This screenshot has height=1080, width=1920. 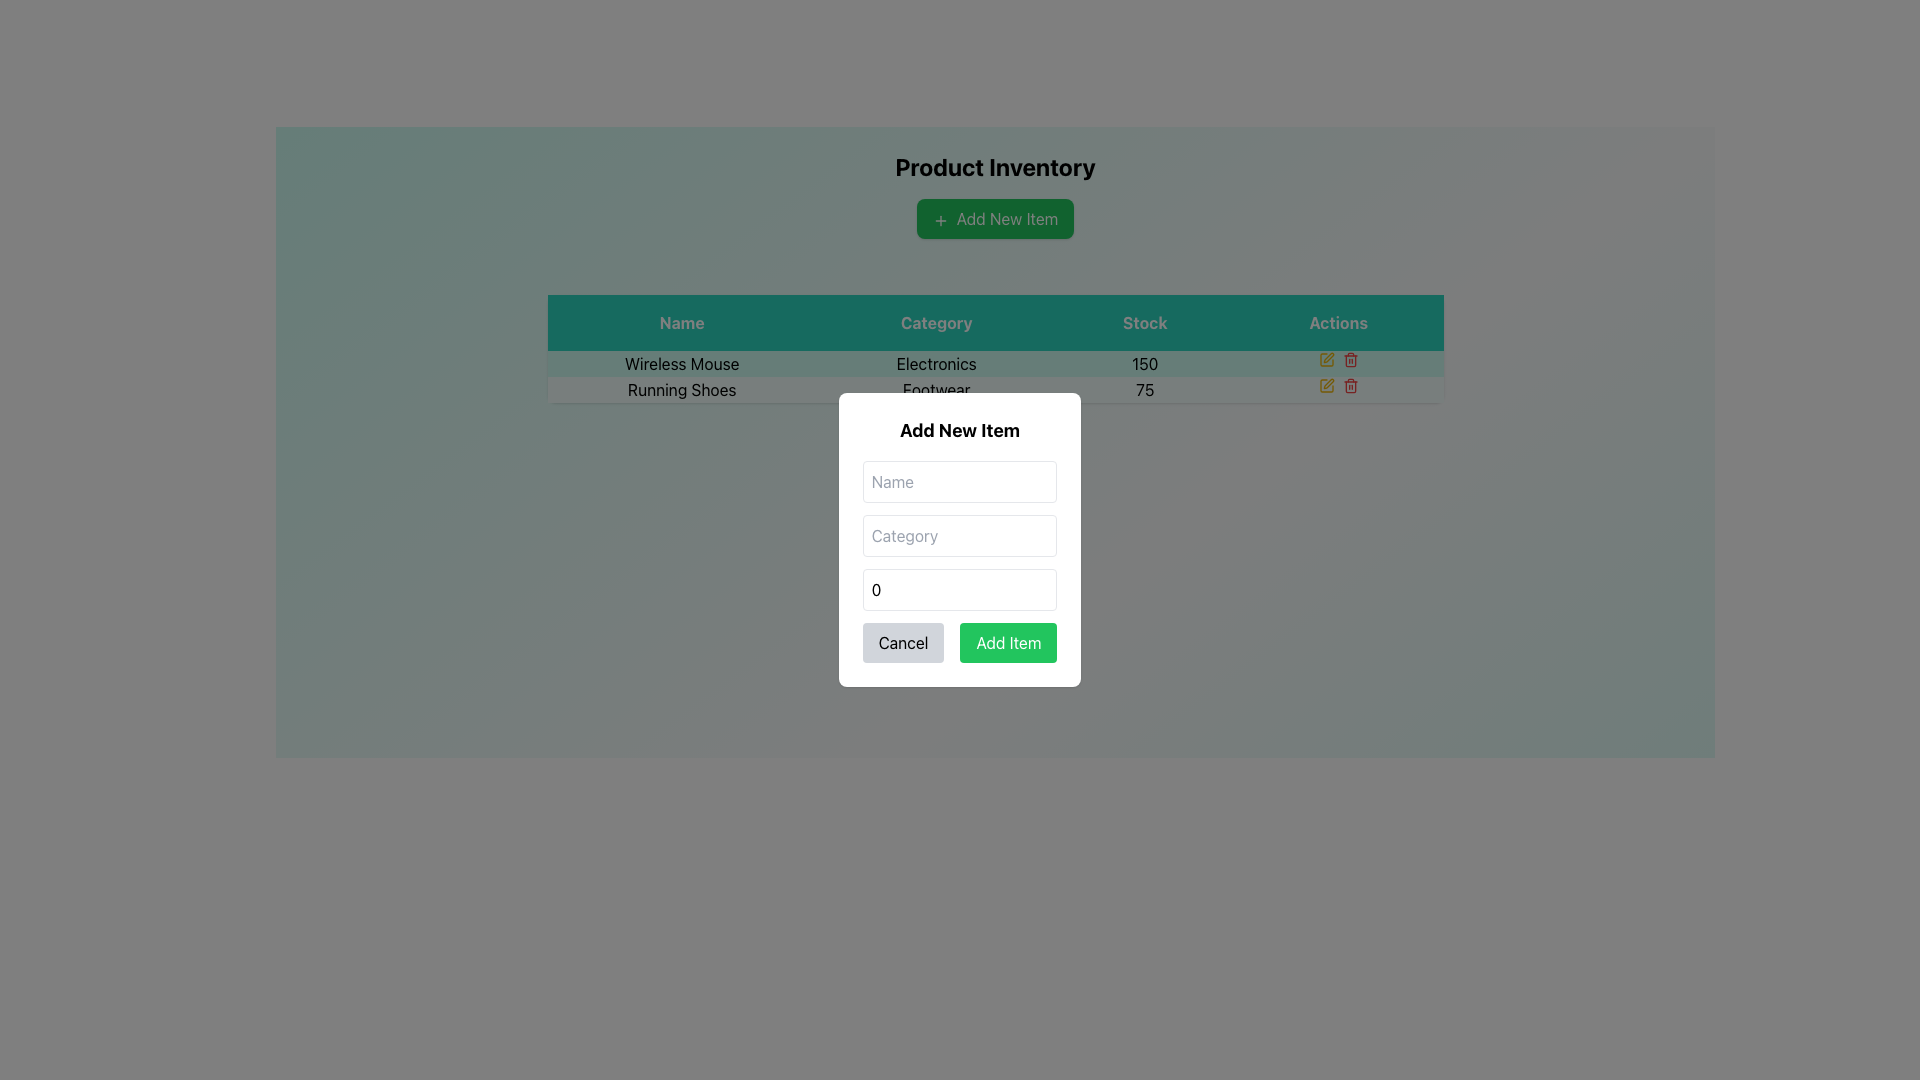 I want to click on the 'Add New Item' header, which is a bold and large black text element located at the top of a modal dialog, so click(x=960, y=430).